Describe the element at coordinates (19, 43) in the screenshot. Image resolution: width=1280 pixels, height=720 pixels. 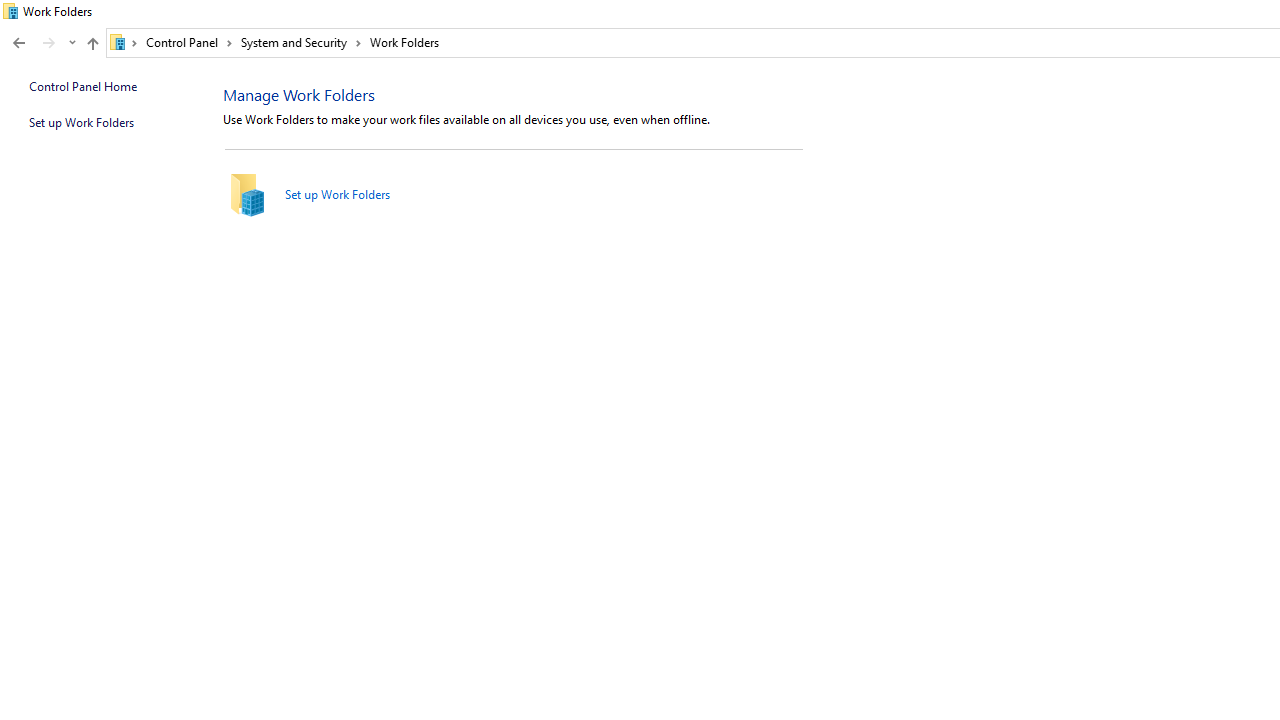
I see `'Back to System and Security (Alt + Left Arrow)'` at that location.